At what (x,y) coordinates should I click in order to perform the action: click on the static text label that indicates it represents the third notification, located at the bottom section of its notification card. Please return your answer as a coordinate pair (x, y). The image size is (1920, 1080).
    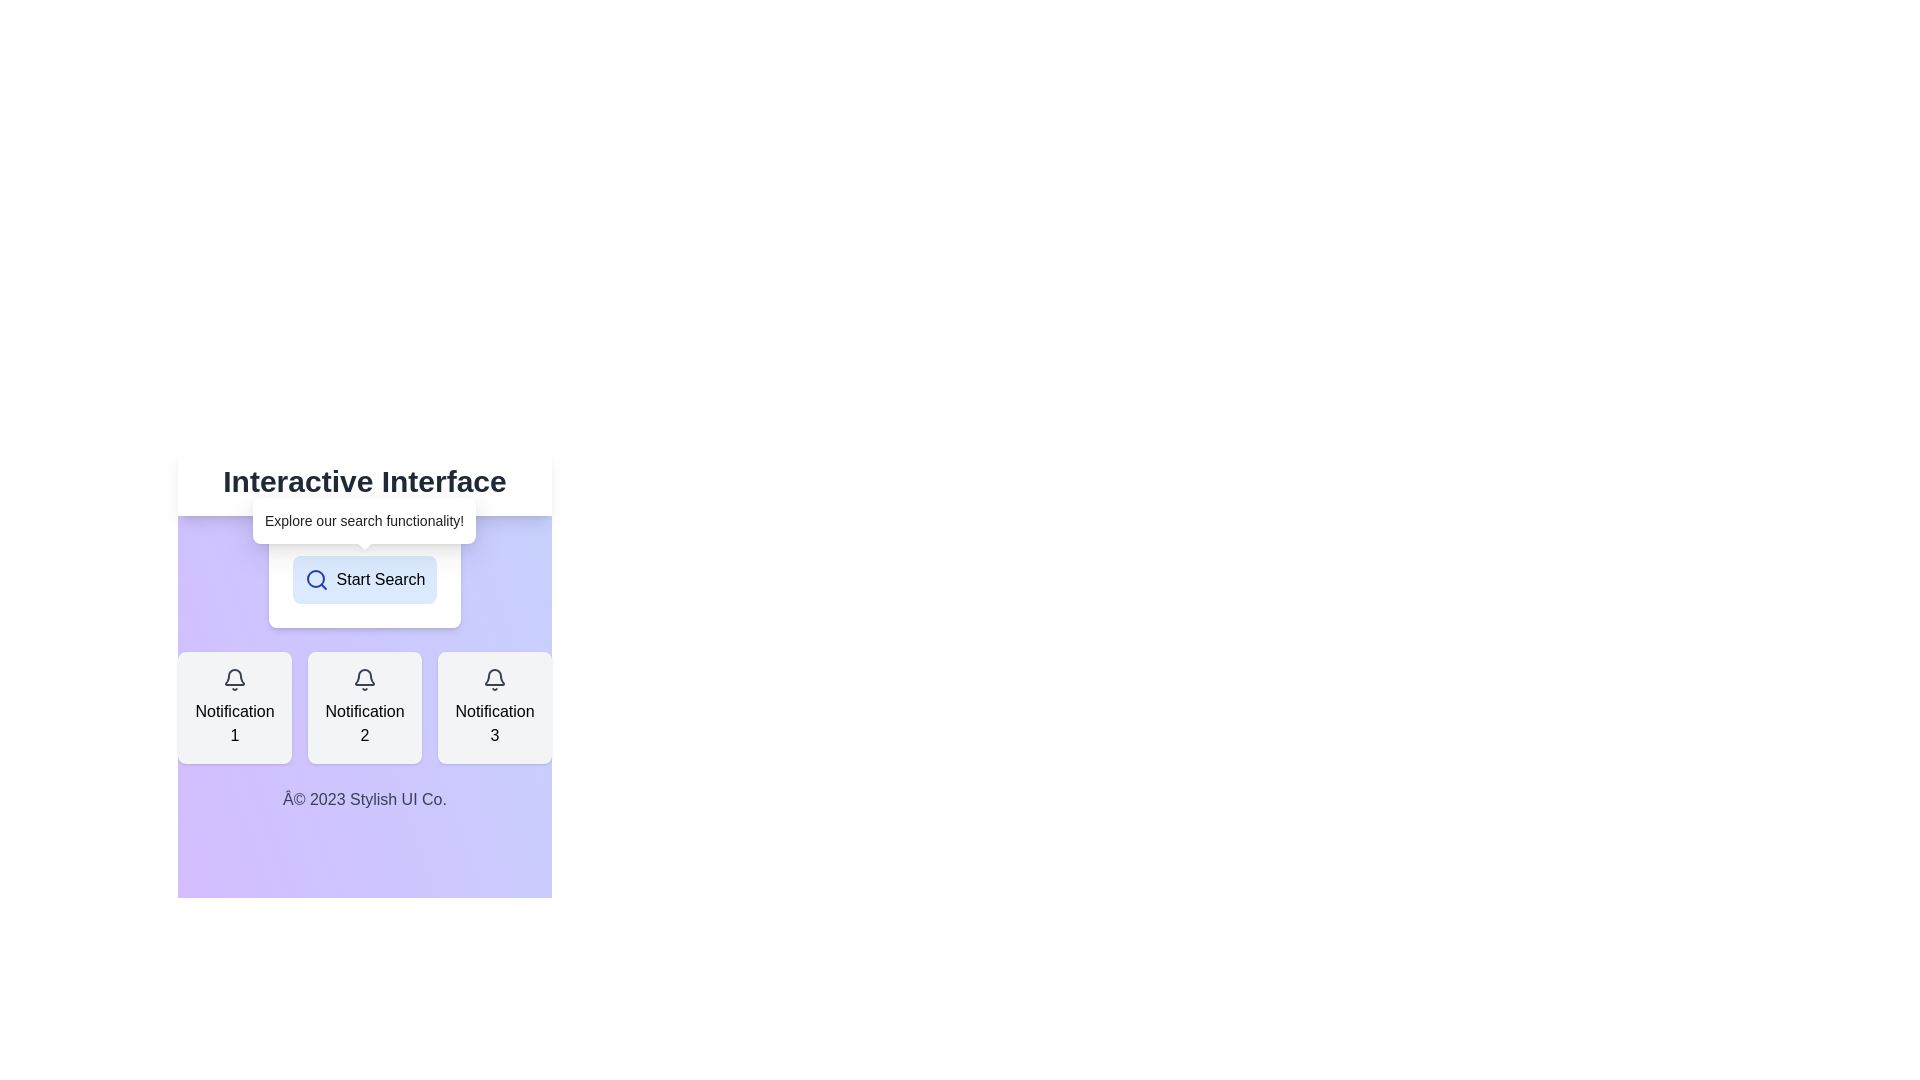
    Looking at the image, I should click on (494, 724).